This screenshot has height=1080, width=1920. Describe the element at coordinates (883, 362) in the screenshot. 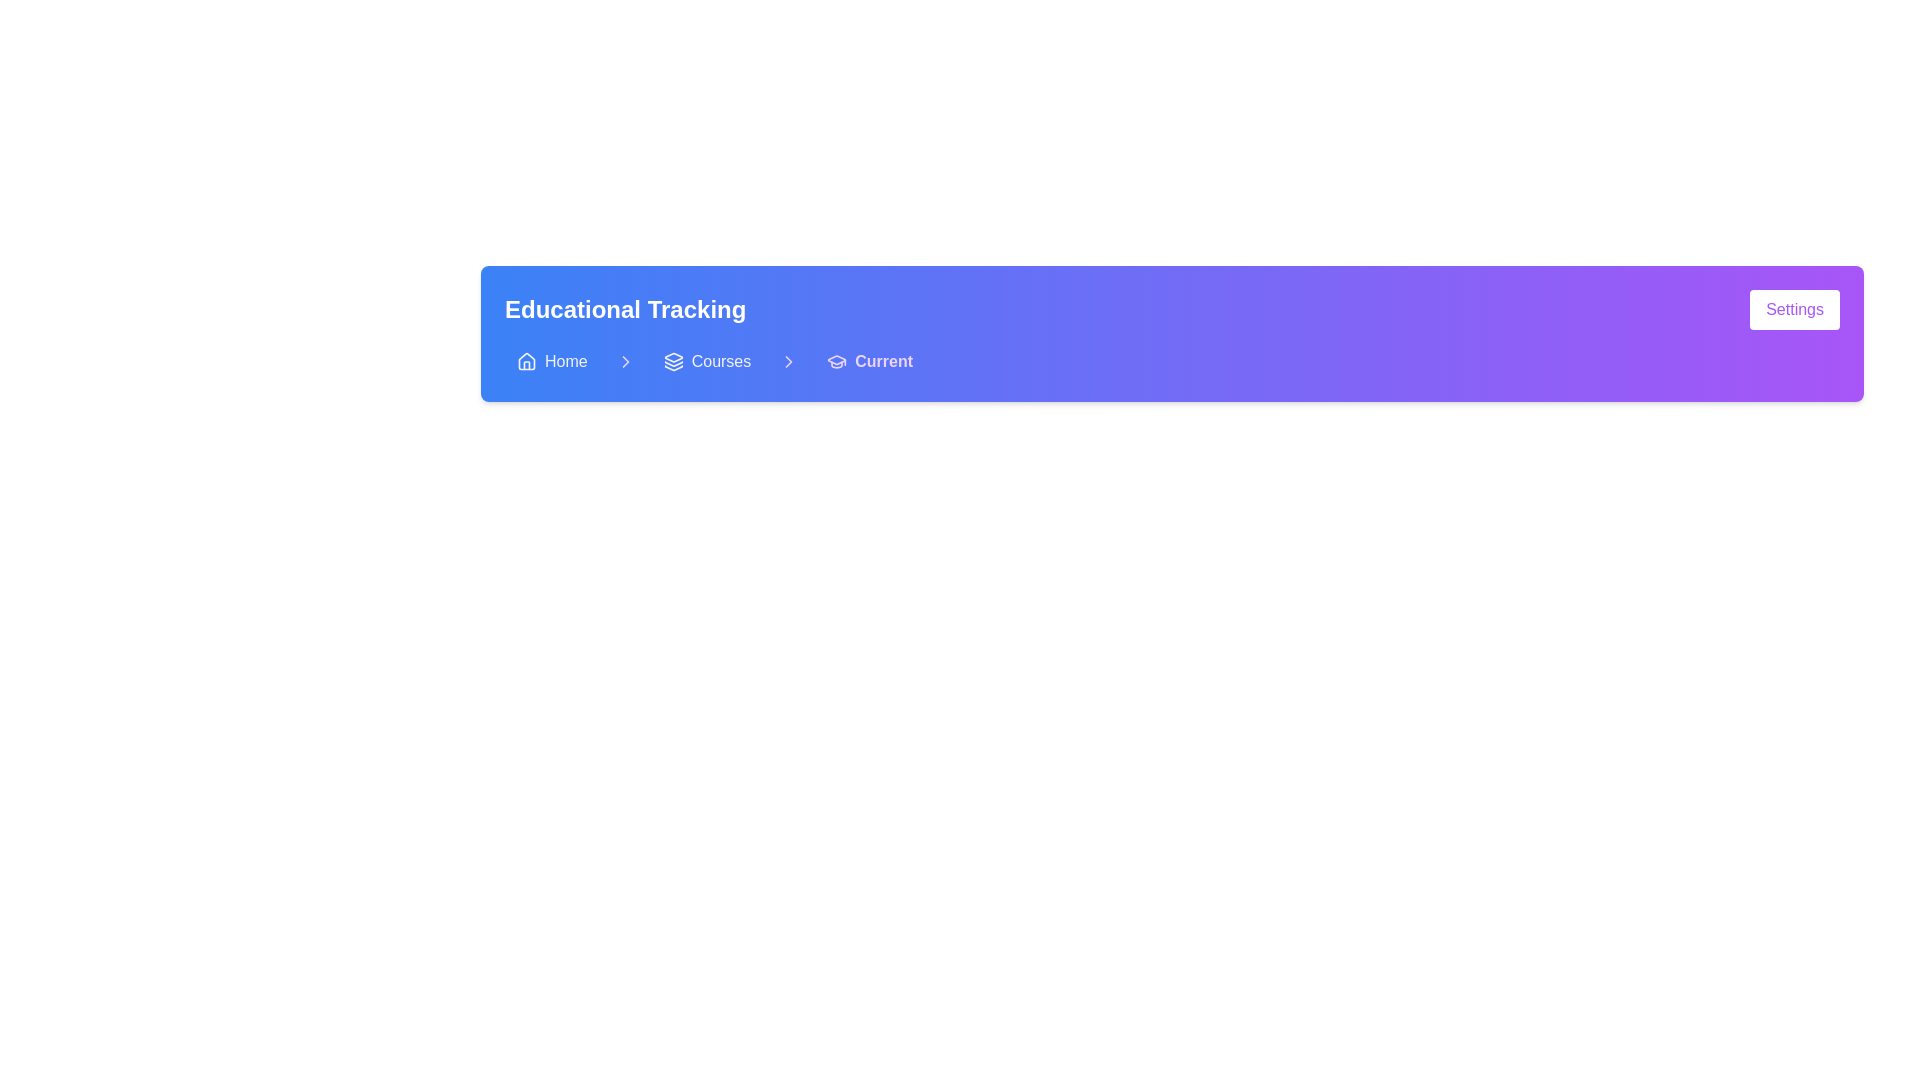

I see `the static text label indicating the current page in the breadcrumb navigation, located at the rightmost end, aligned with the text 'Courses'` at that location.